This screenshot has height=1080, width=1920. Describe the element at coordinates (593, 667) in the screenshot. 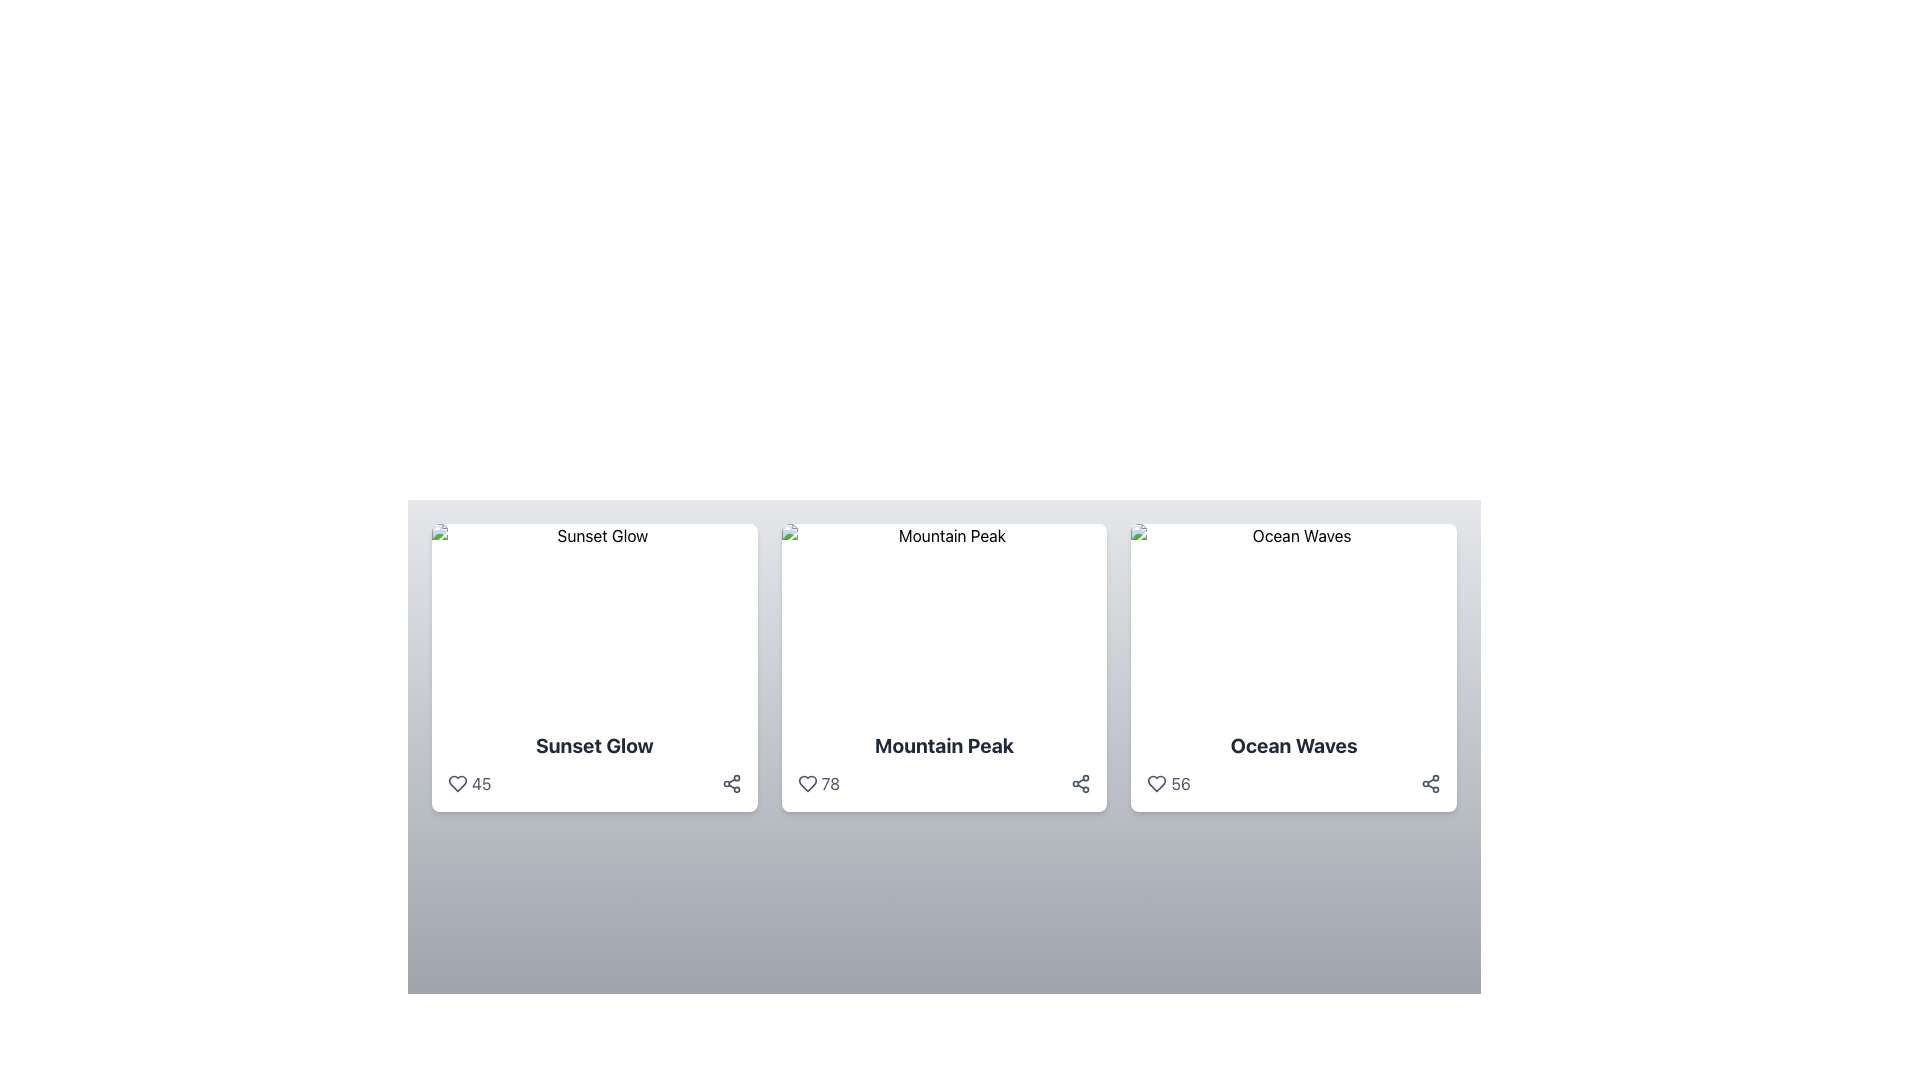

I see `the first card` at that location.